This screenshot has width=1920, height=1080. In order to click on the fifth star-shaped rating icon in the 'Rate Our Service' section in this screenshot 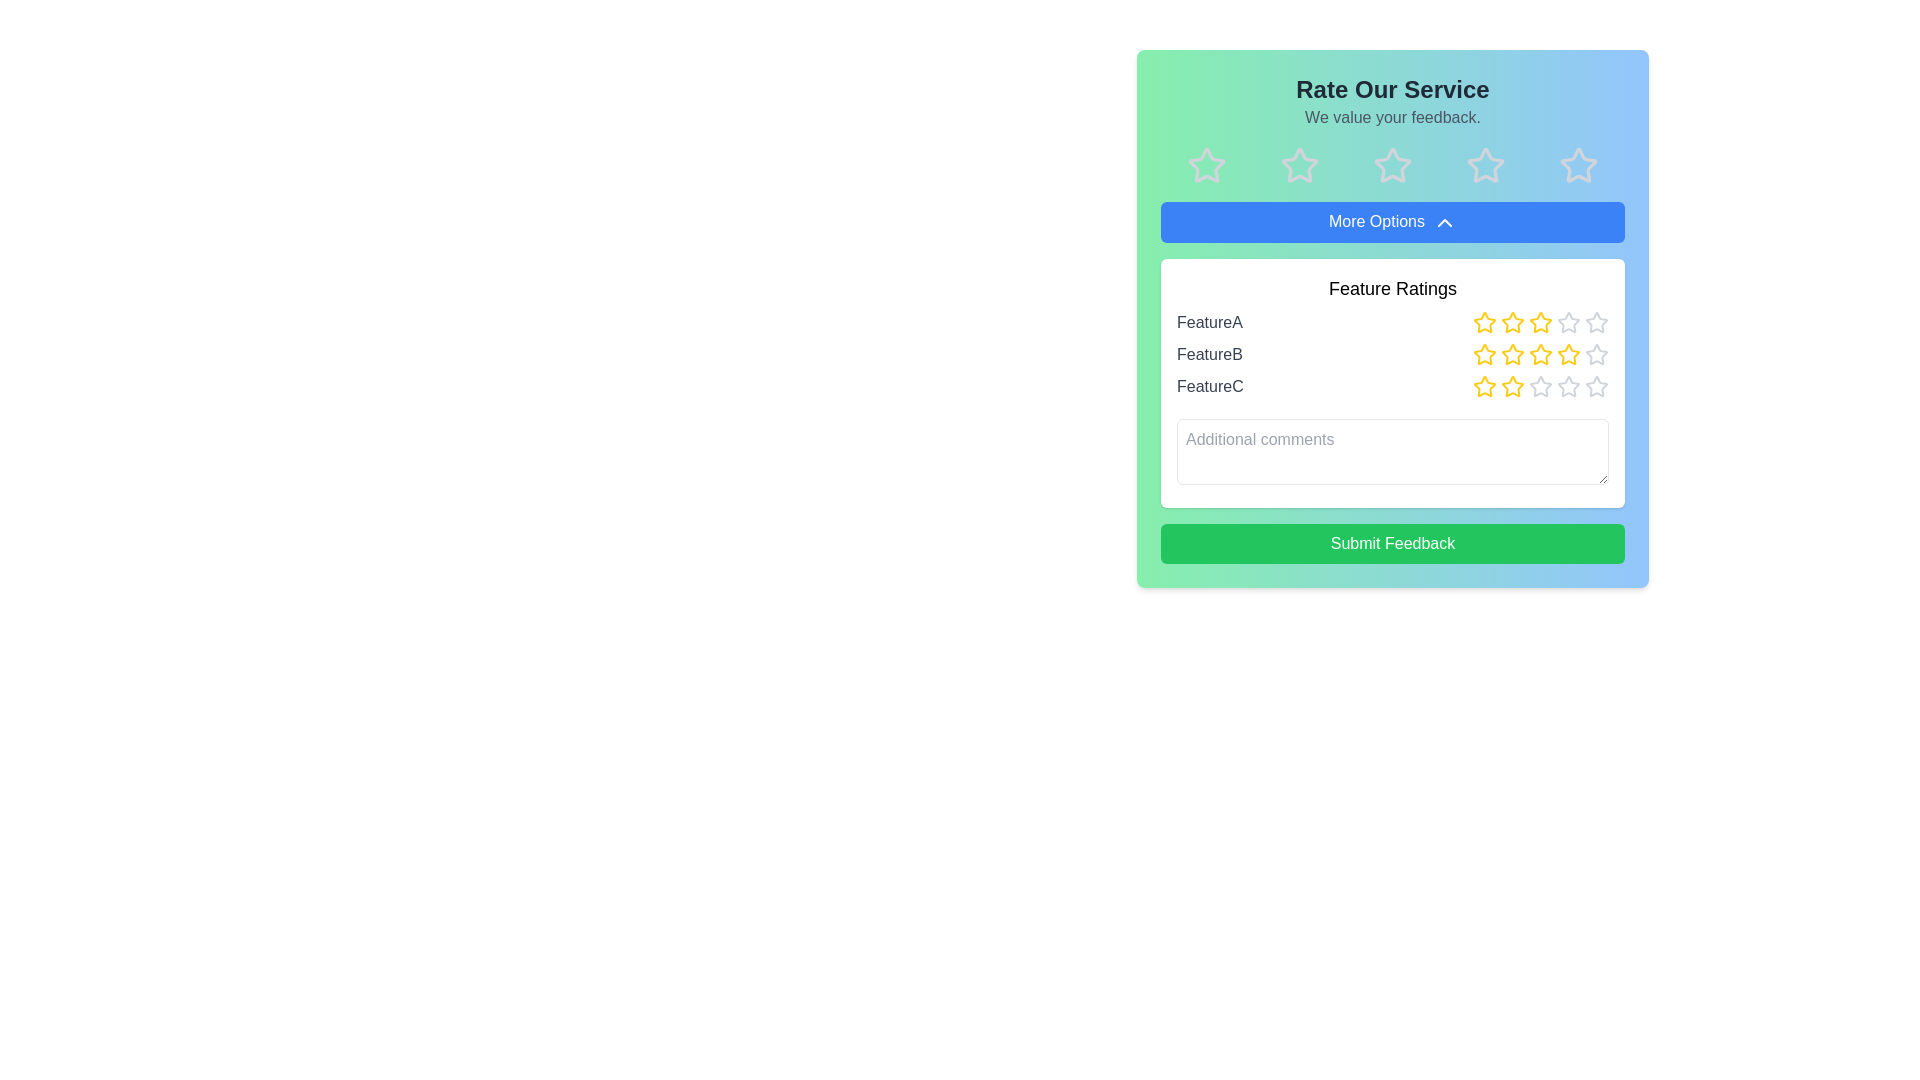, I will do `click(1577, 164)`.